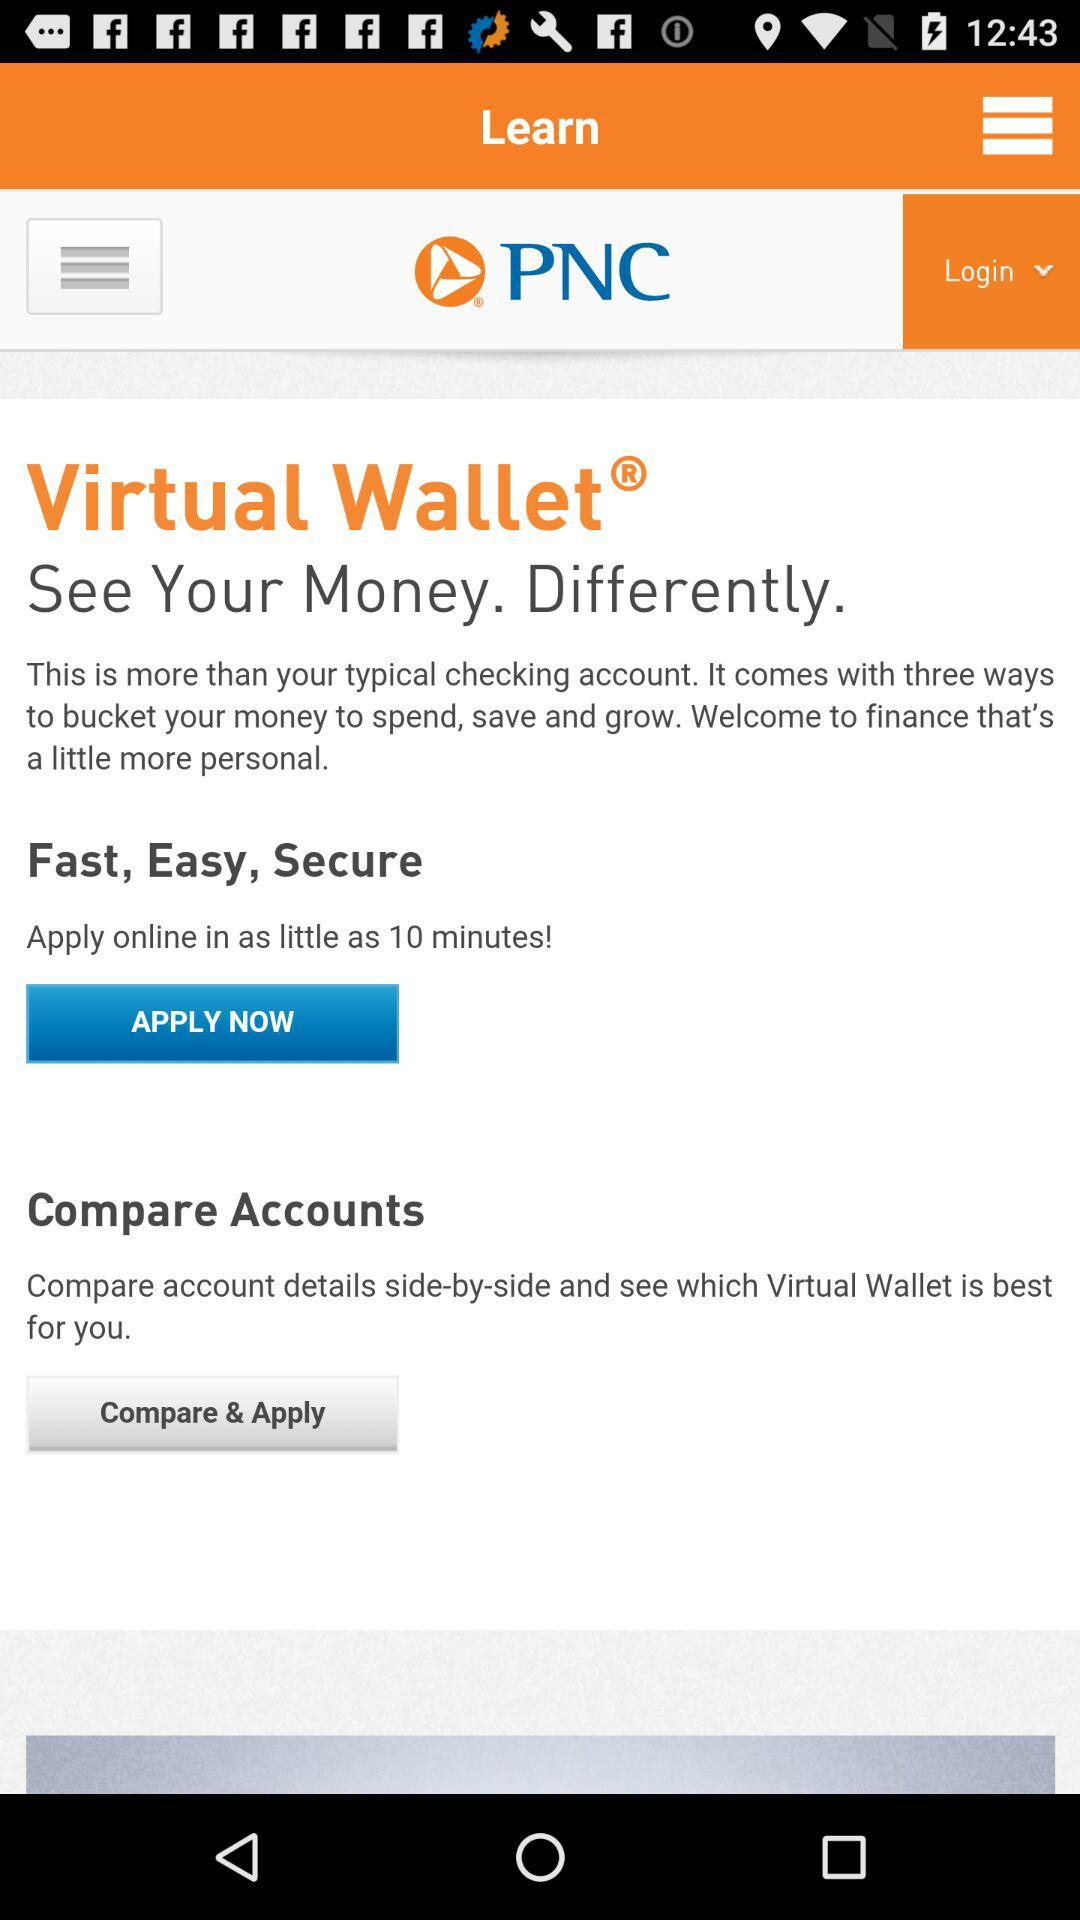 Image resolution: width=1080 pixels, height=1920 pixels. I want to click on the button is menu button, so click(1017, 124).